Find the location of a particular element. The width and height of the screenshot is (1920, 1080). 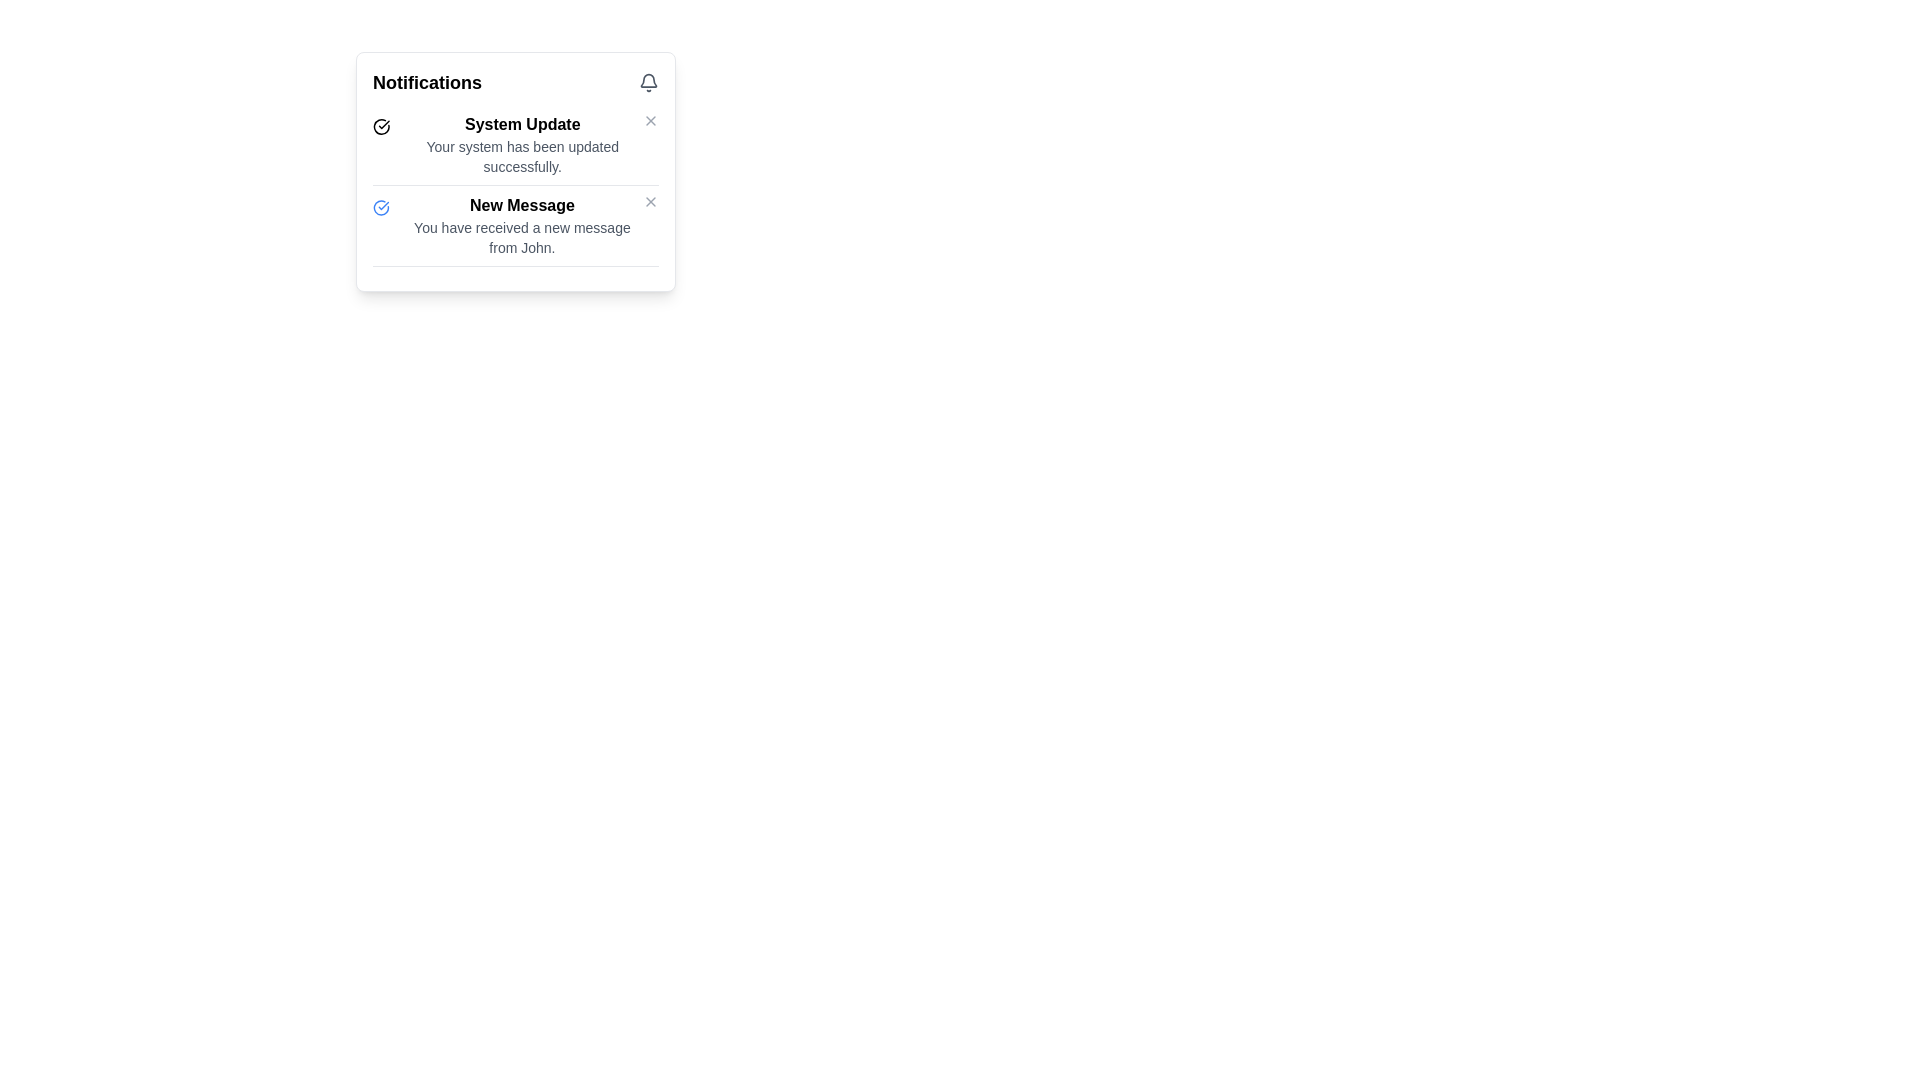

the close button (cross icon) located at the far right of the 'System Update' notification is located at coordinates (651, 120).